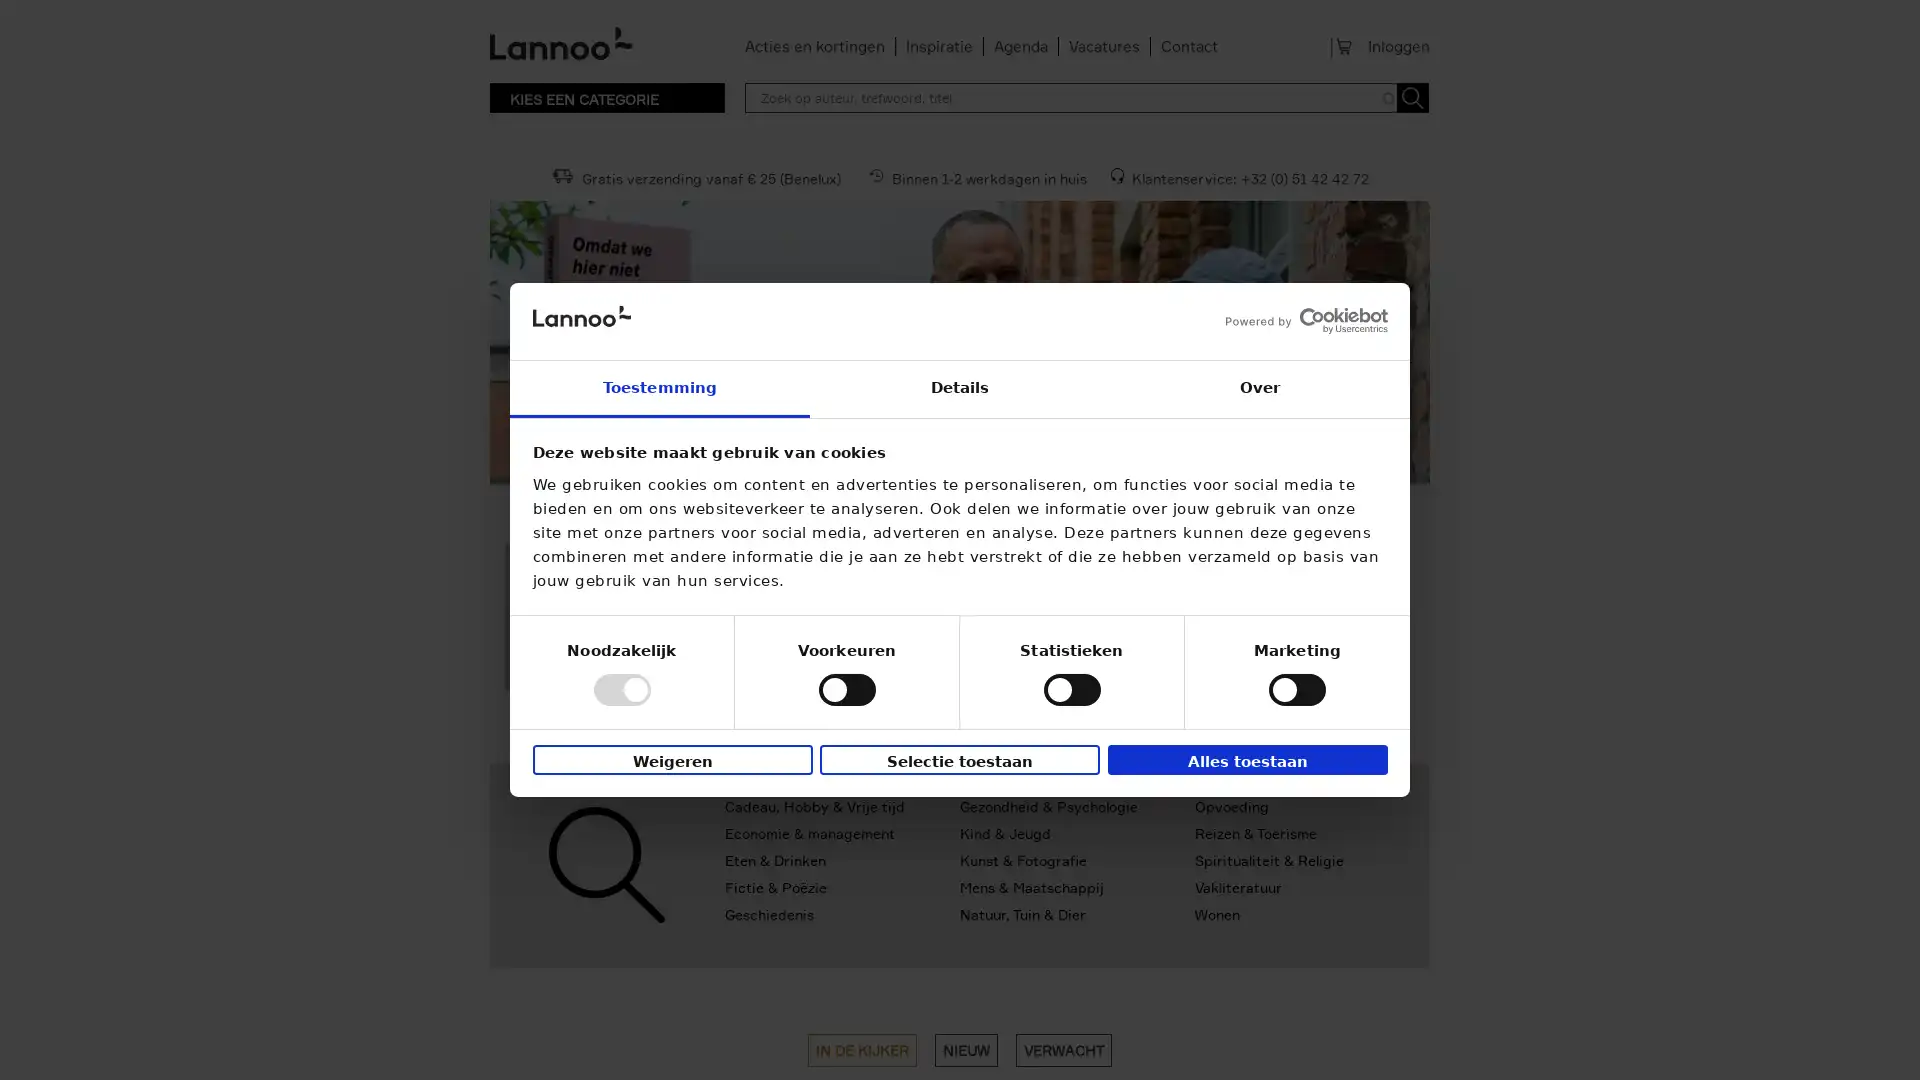  What do you see at coordinates (672, 759) in the screenshot?
I see `Weigeren` at bounding box center [672, 759].